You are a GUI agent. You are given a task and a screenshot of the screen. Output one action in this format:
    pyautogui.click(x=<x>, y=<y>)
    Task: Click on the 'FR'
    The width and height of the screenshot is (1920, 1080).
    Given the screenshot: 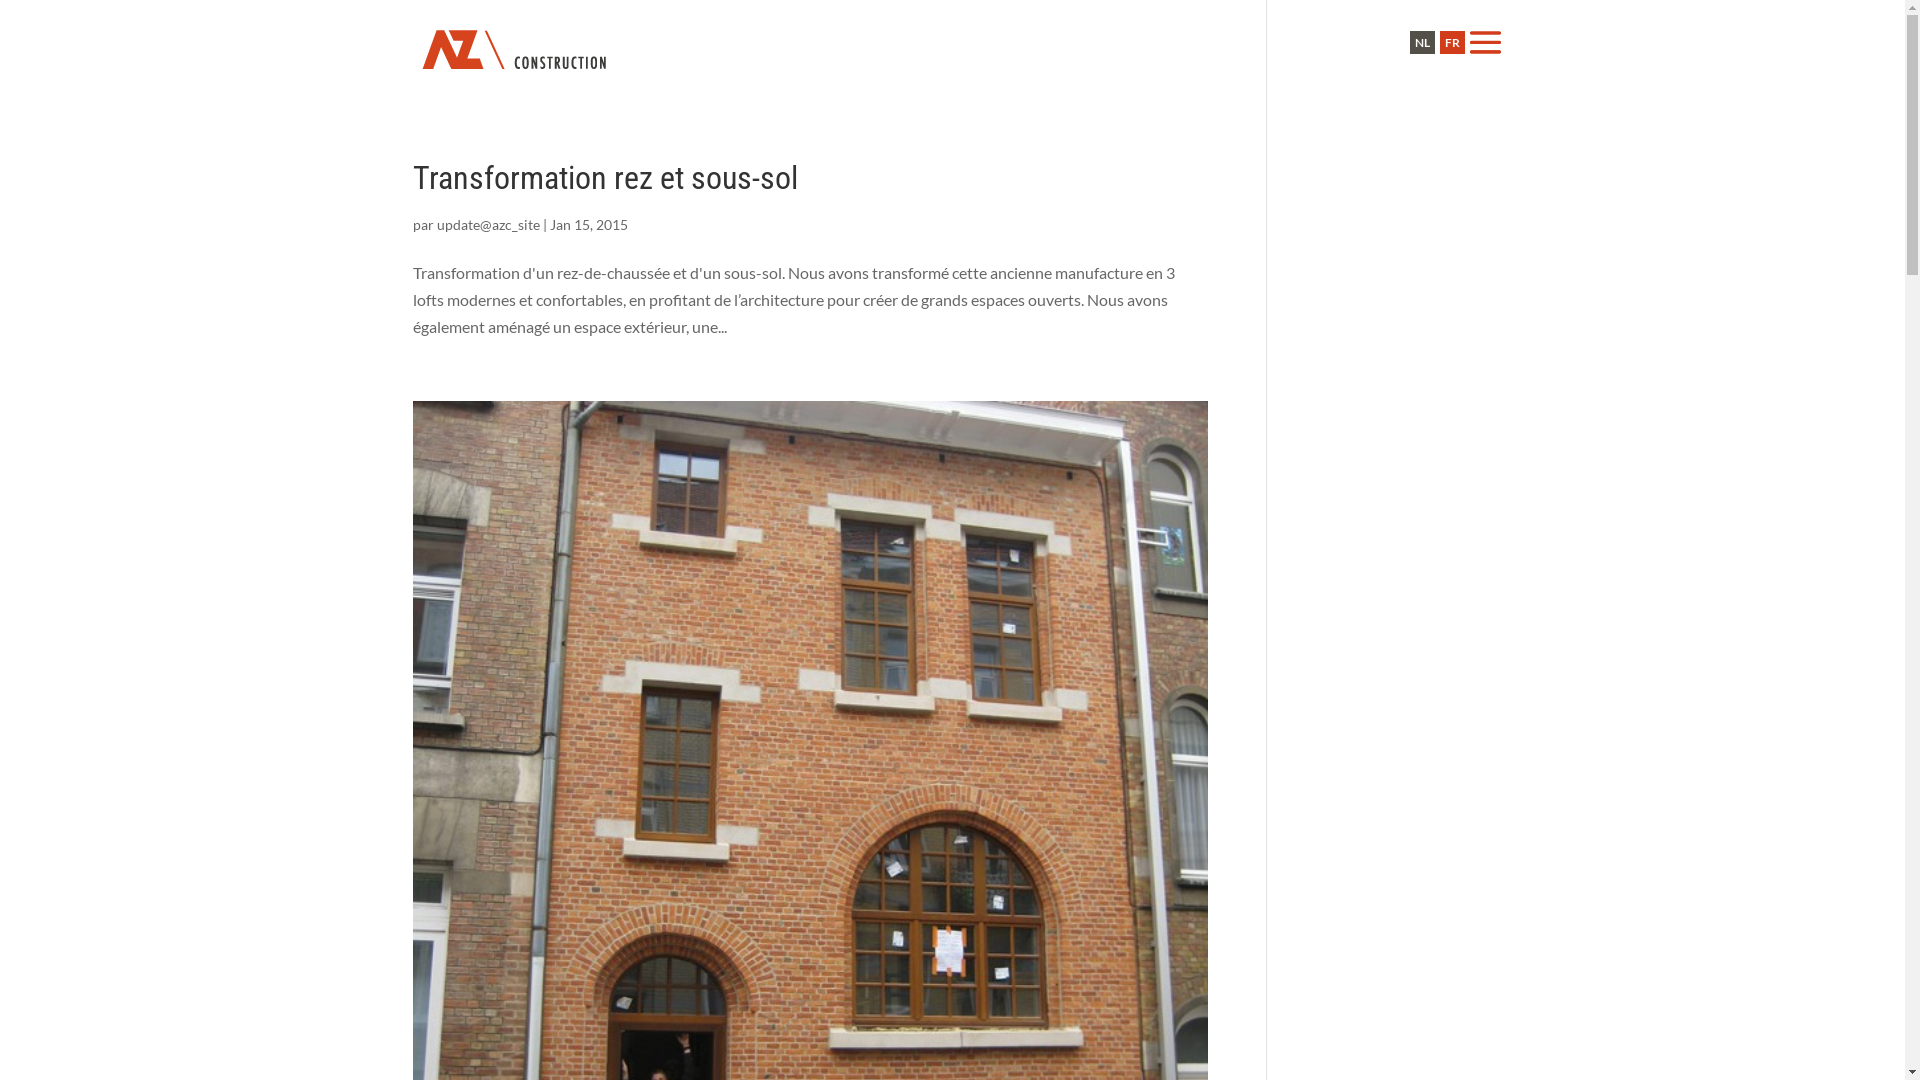 What is the action you would take?
    pyautogui.click(x=1452, y=42)
    